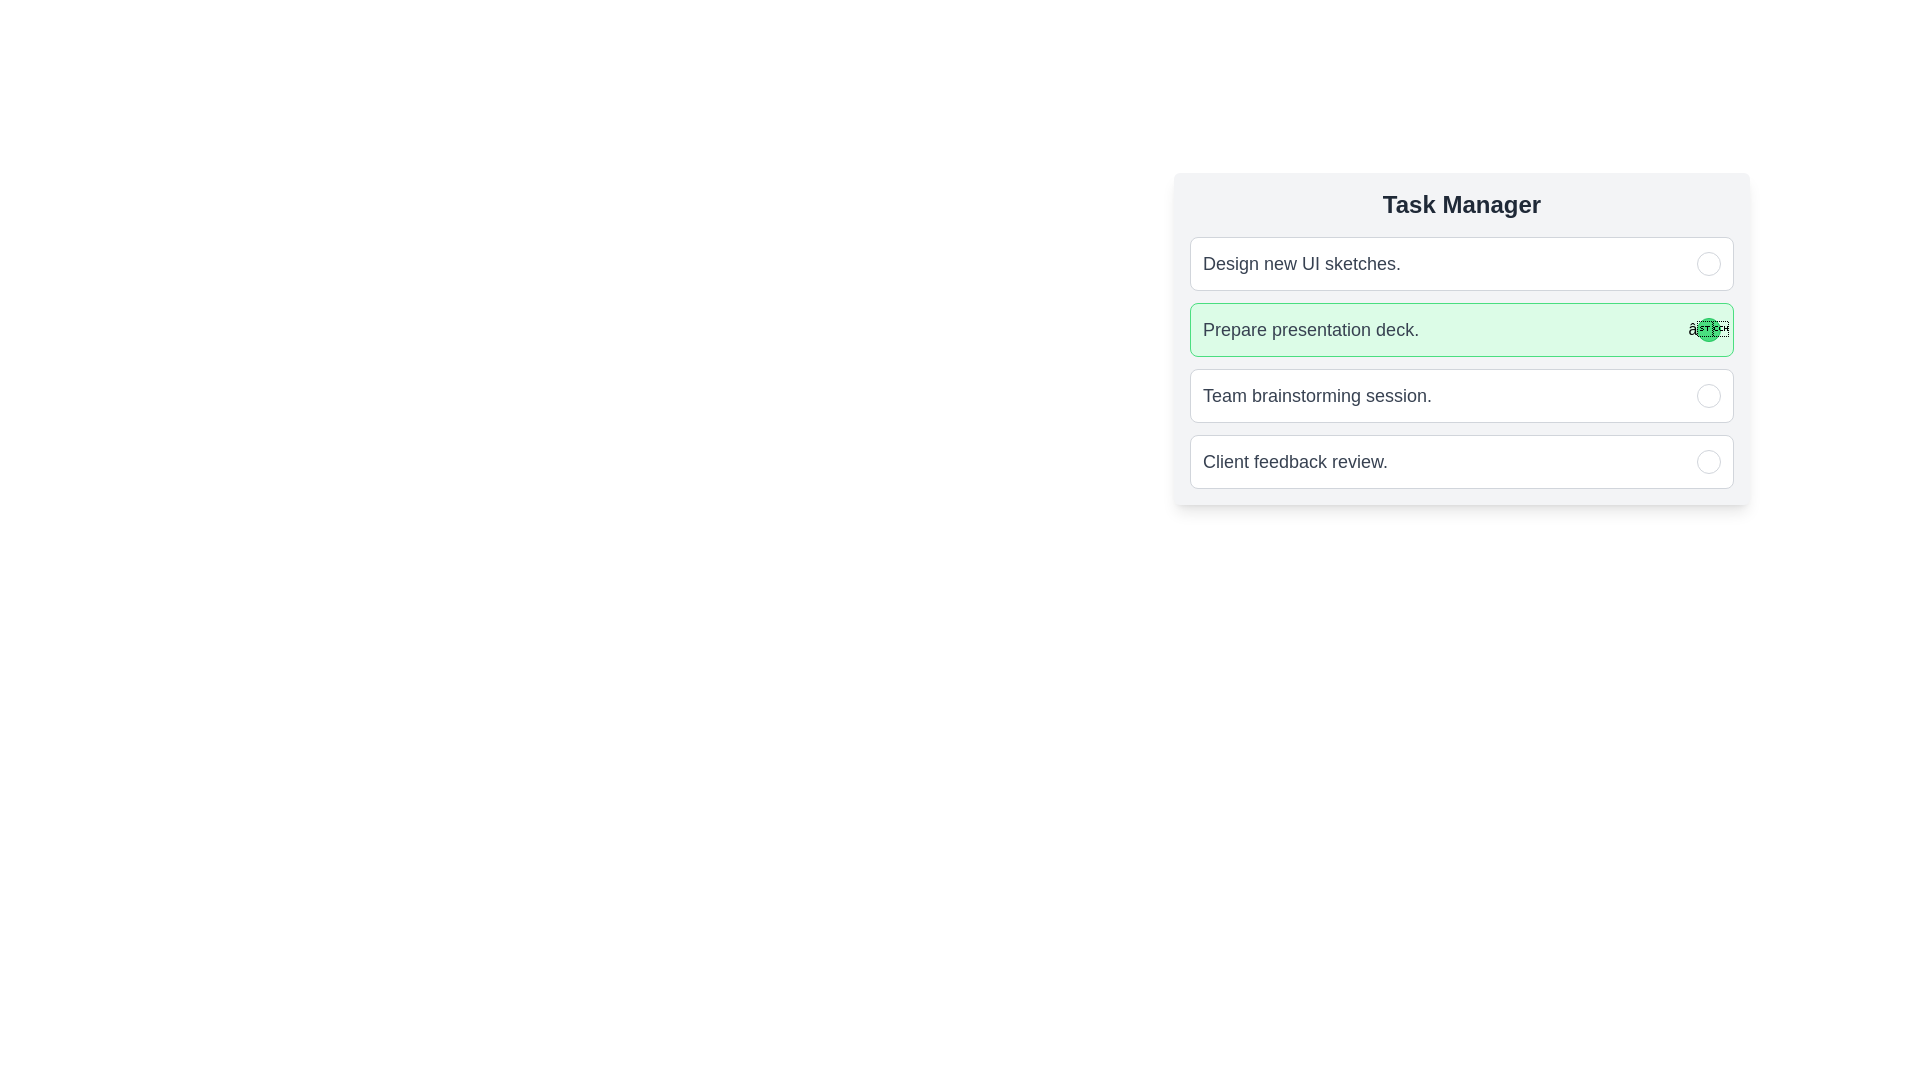 This screenshot has height=1080, width=1920. Describe the element at coordinates (1462, 396) in the screenshot. I see `the List Item titled 'Team brainstorming session'` at that location.